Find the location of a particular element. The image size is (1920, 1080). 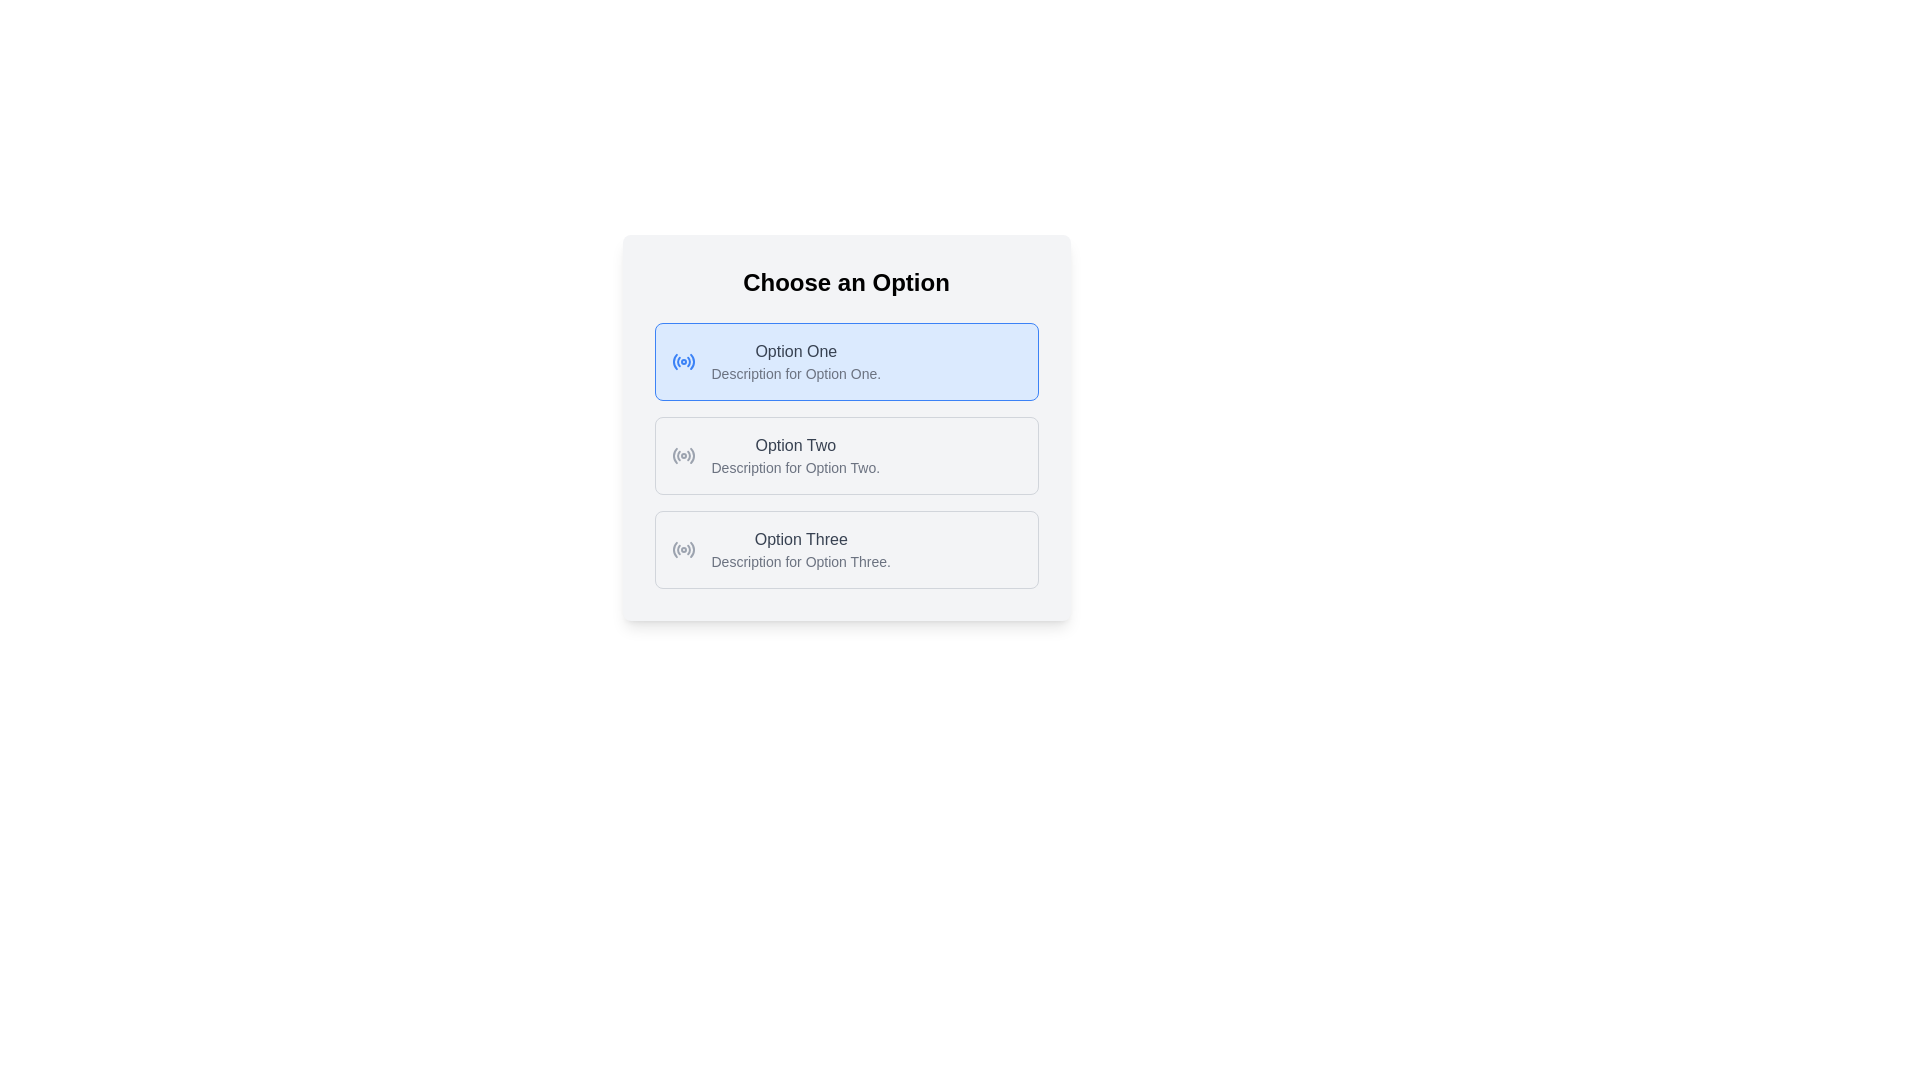

the third radio button option, located below 'Option One' and 'Option Two' is located at coordinates (846, 550).